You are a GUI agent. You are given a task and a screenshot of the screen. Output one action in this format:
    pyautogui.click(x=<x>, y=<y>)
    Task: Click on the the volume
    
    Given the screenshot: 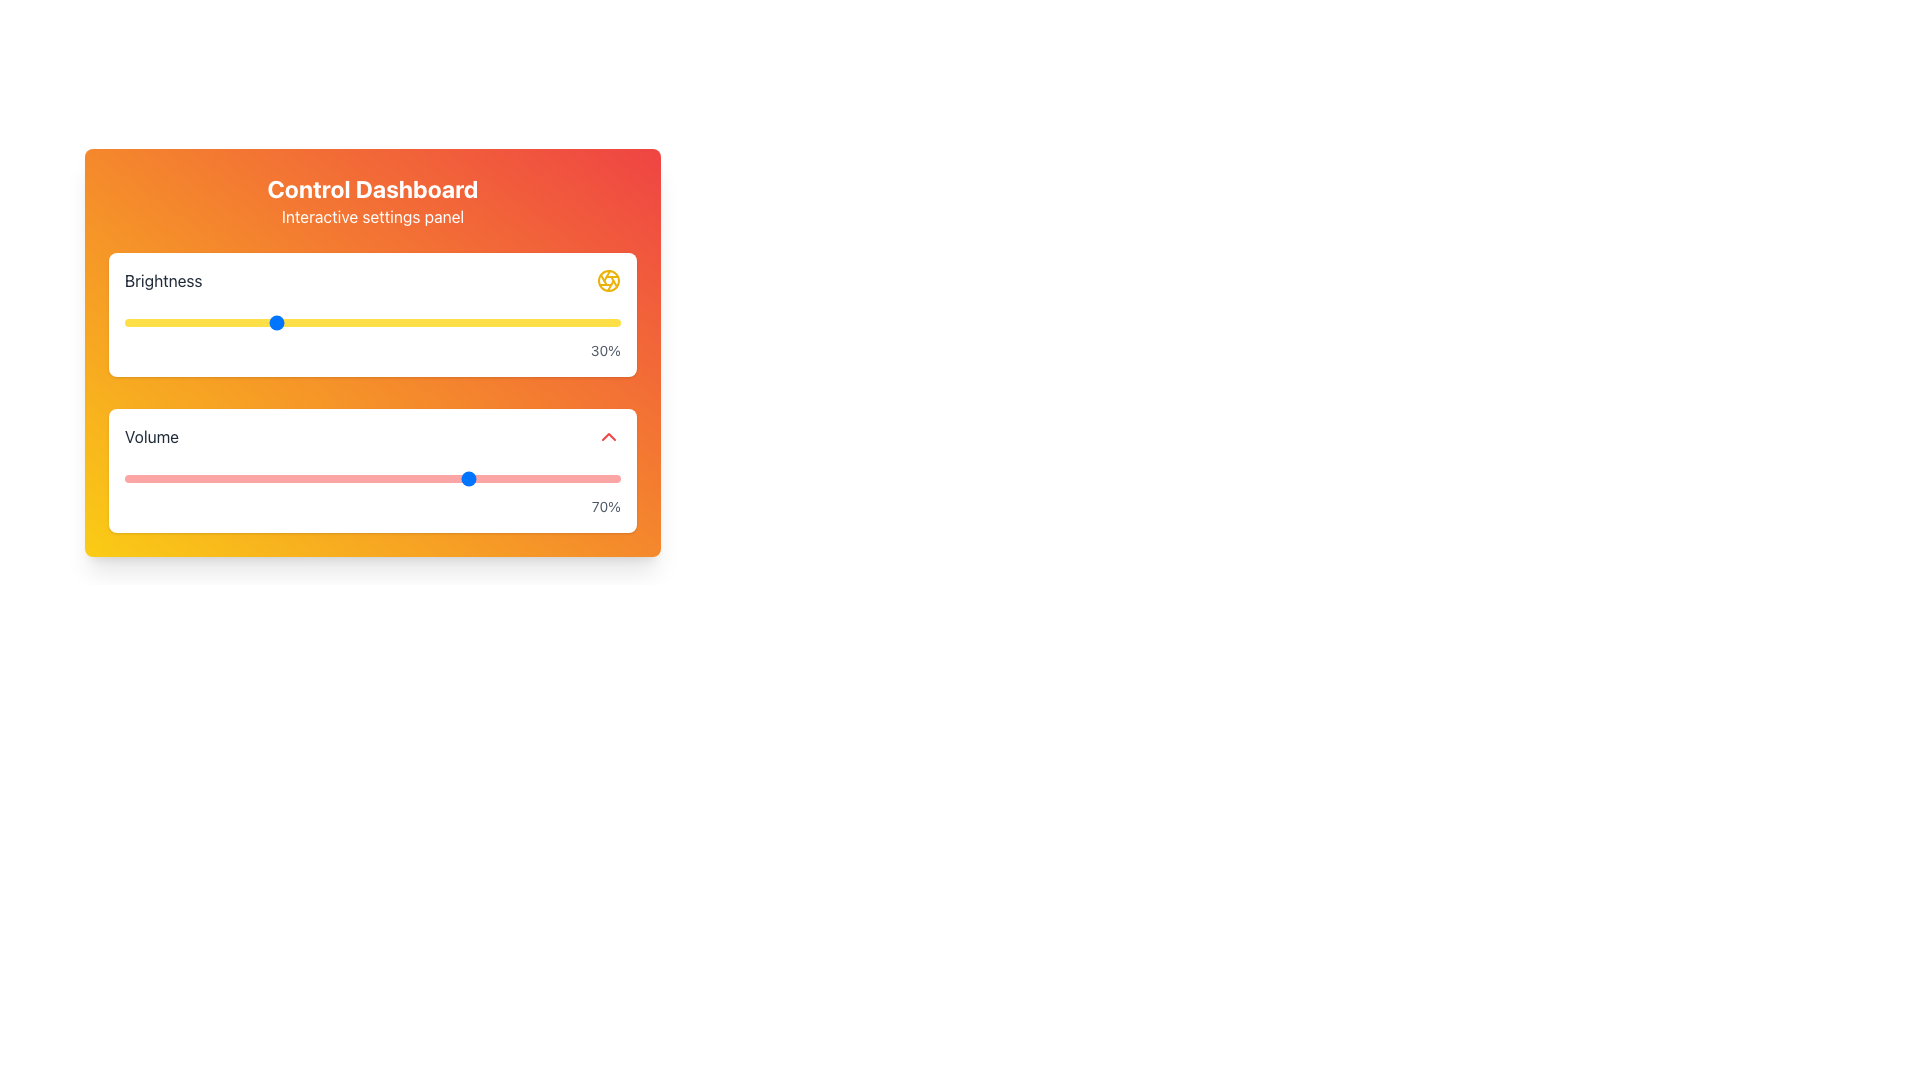 What is the action you would take?
    pyautogui.click(x=358, y=478)
    